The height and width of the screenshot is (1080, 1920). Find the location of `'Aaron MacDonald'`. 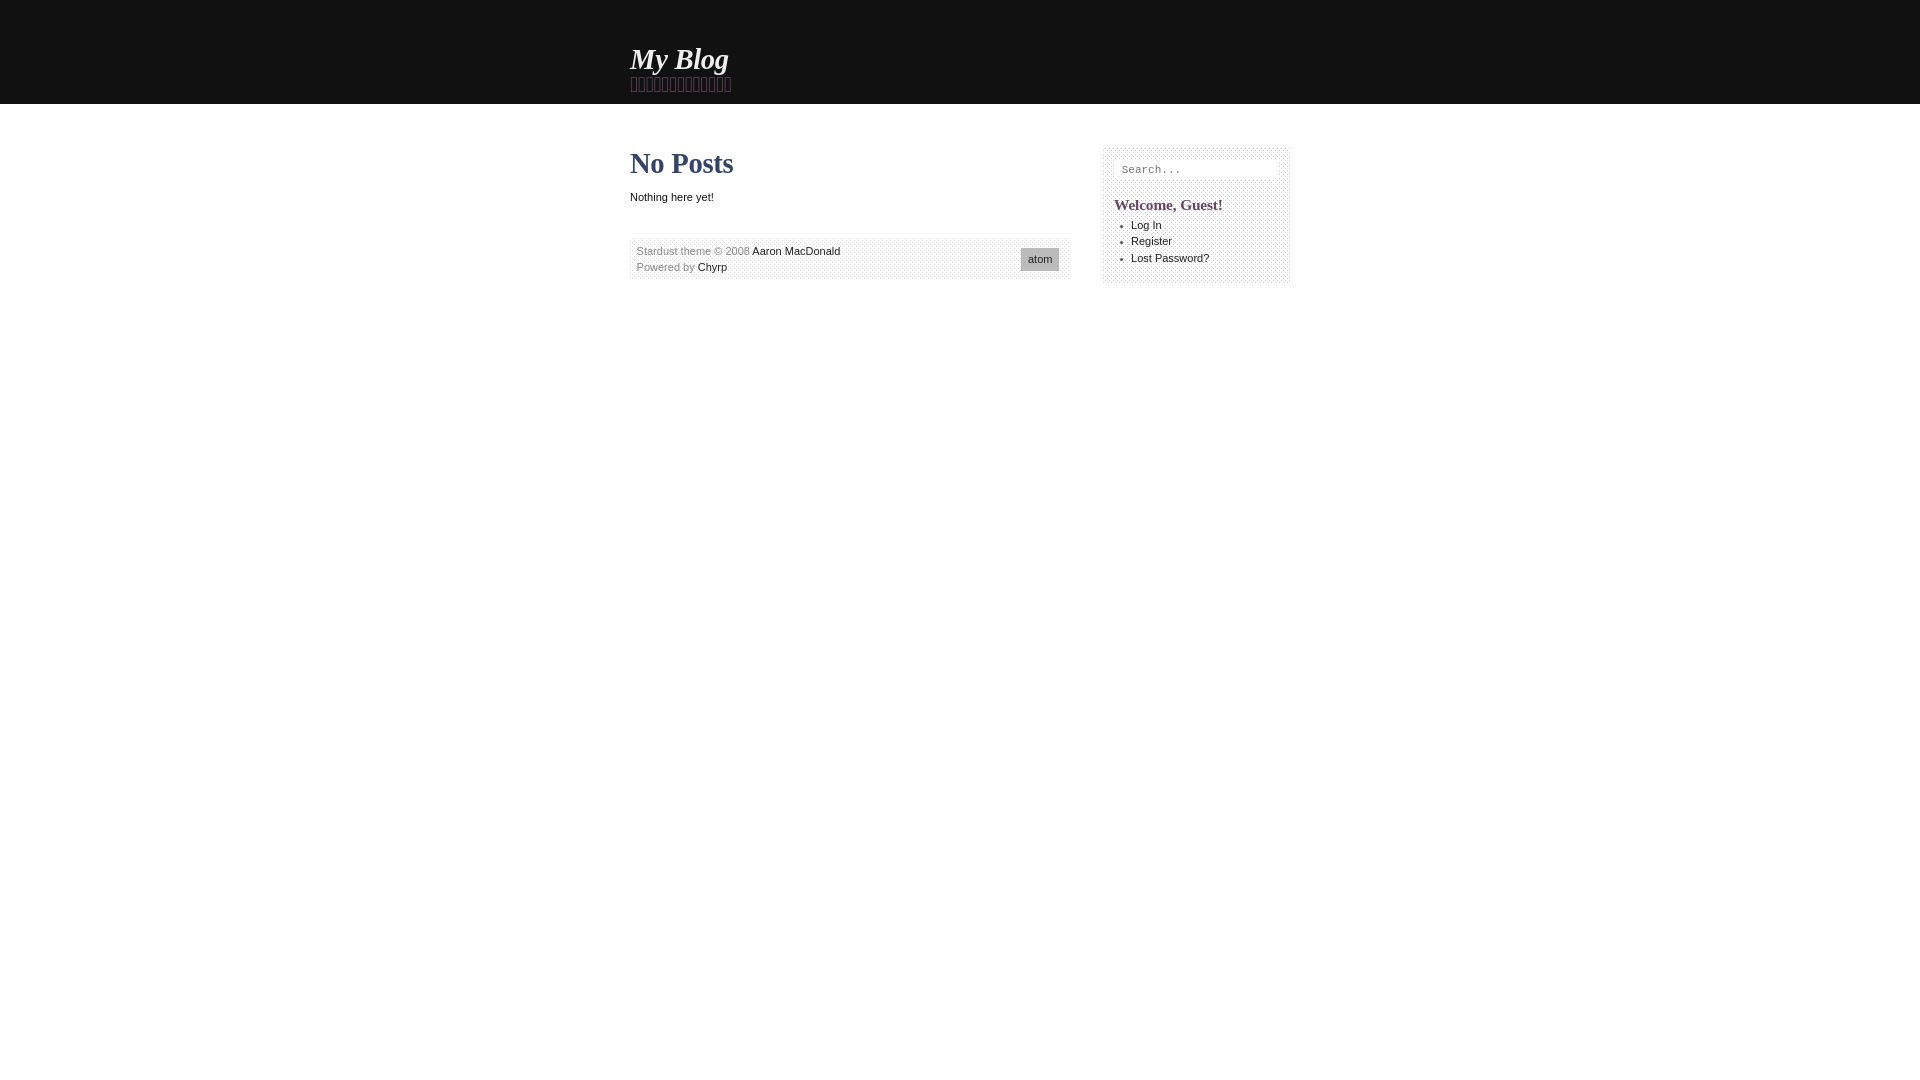

'Aaron MacDonald' is located at coordinates (795, 249).